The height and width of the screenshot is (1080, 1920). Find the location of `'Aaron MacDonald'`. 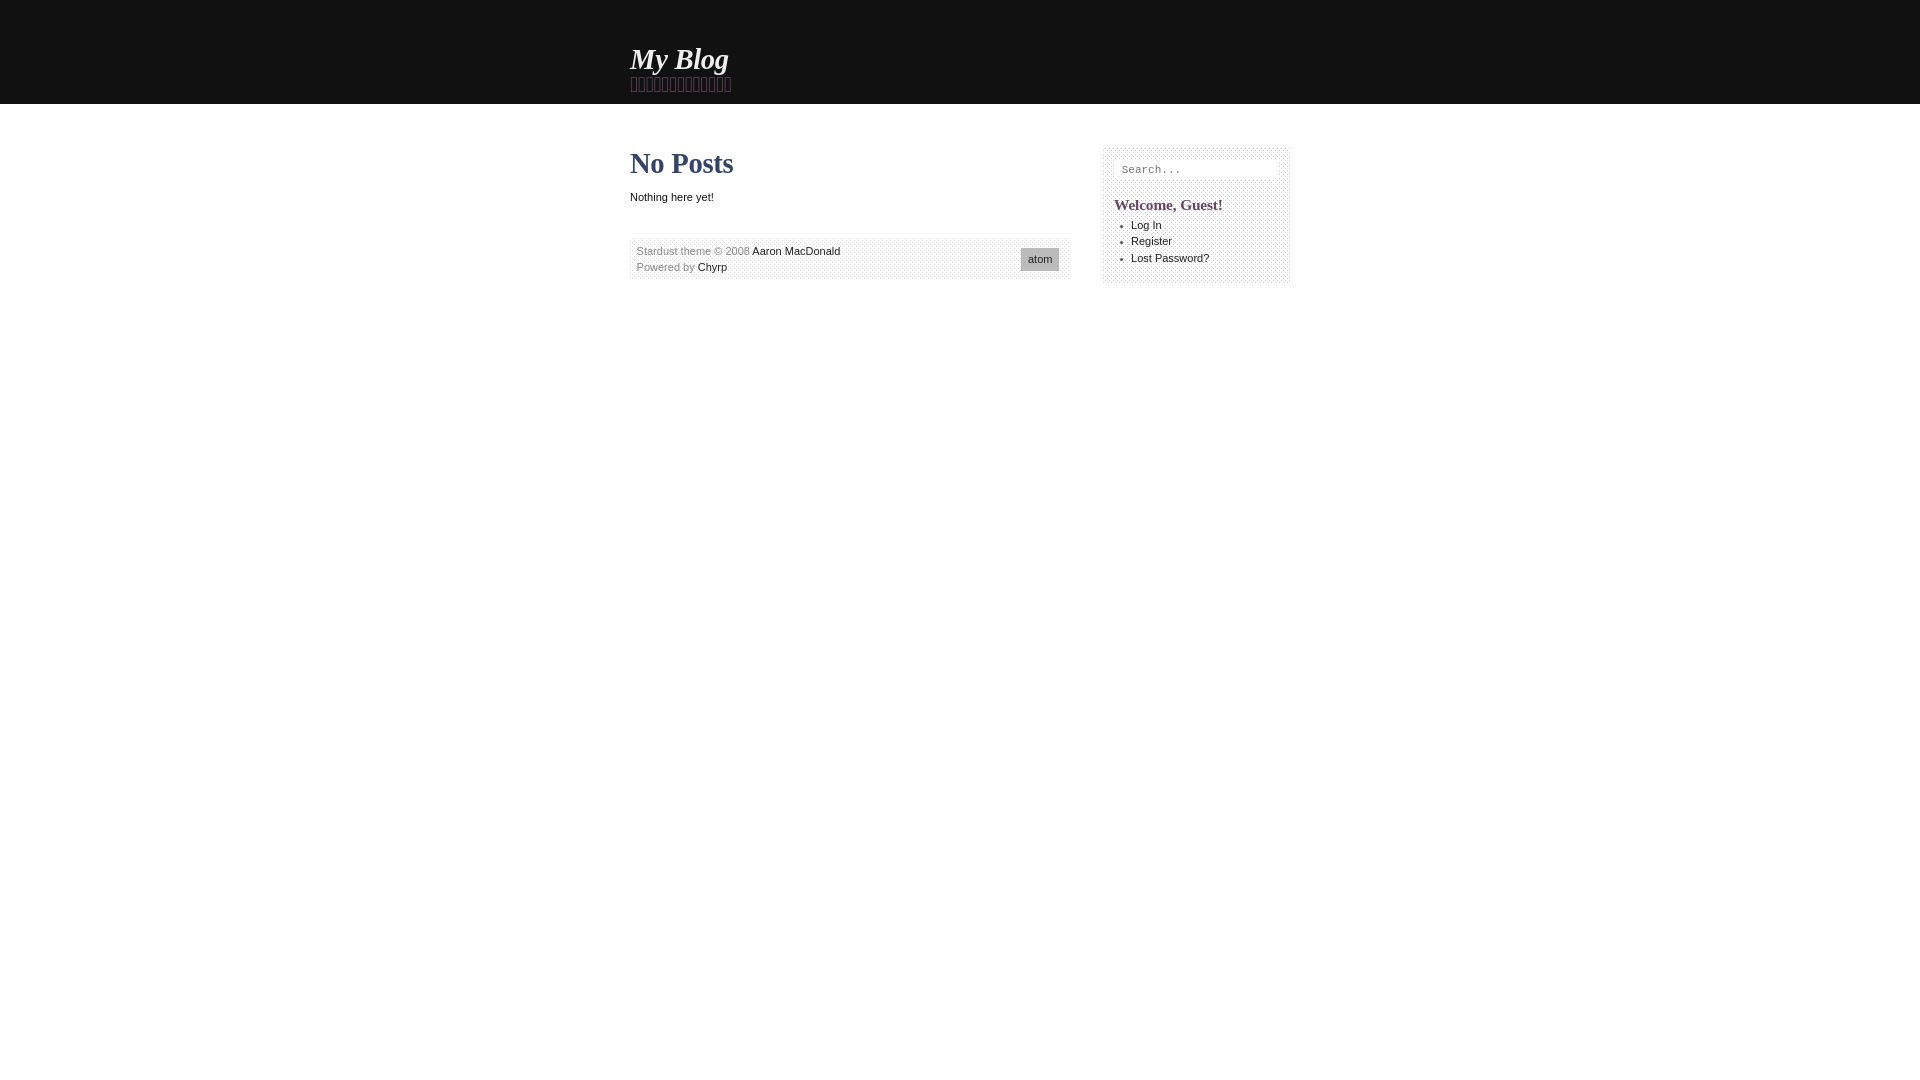

'Aaron MacDonald' is located at coordinates (795, 249).